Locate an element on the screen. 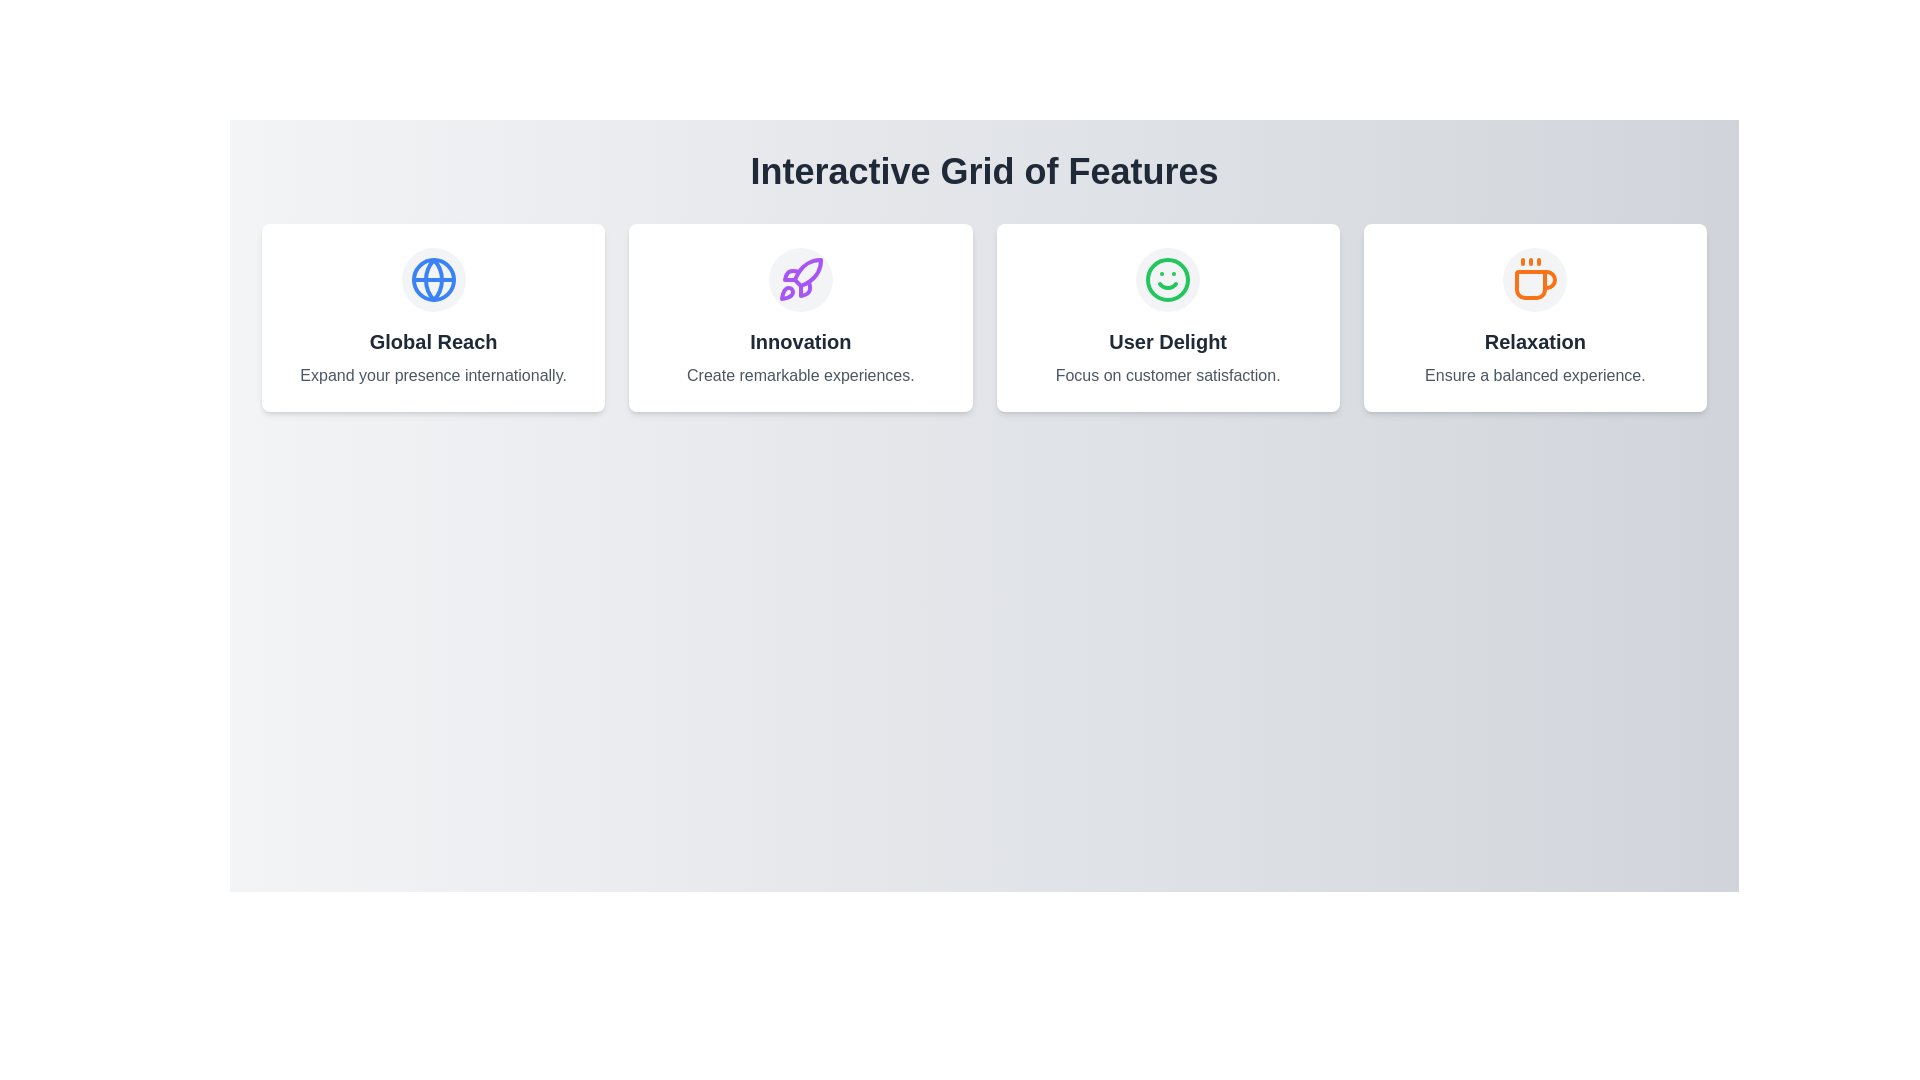 Image resolution: width=1920 pixels, height=1080 pixels. the blue circular shape that resembles a globe, which is the central element of the leftmost icon labeled 'Global Reach' is located at coordinates (432, 280).